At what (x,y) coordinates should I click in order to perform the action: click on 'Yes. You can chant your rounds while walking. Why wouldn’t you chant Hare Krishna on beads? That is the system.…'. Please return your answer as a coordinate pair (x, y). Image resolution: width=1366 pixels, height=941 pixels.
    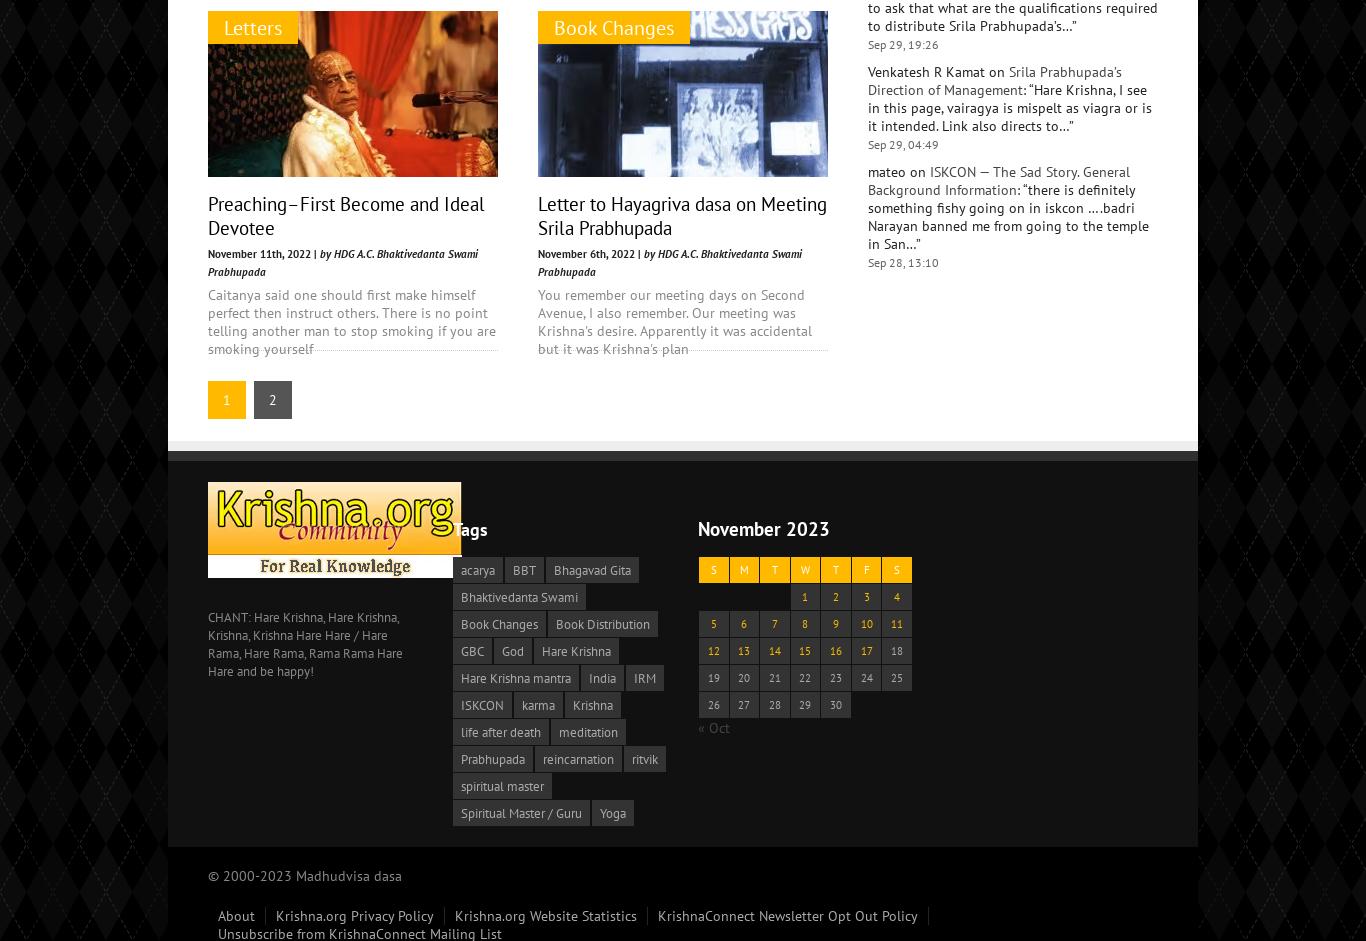
    Looking at the image, I should click on (1004, 233).